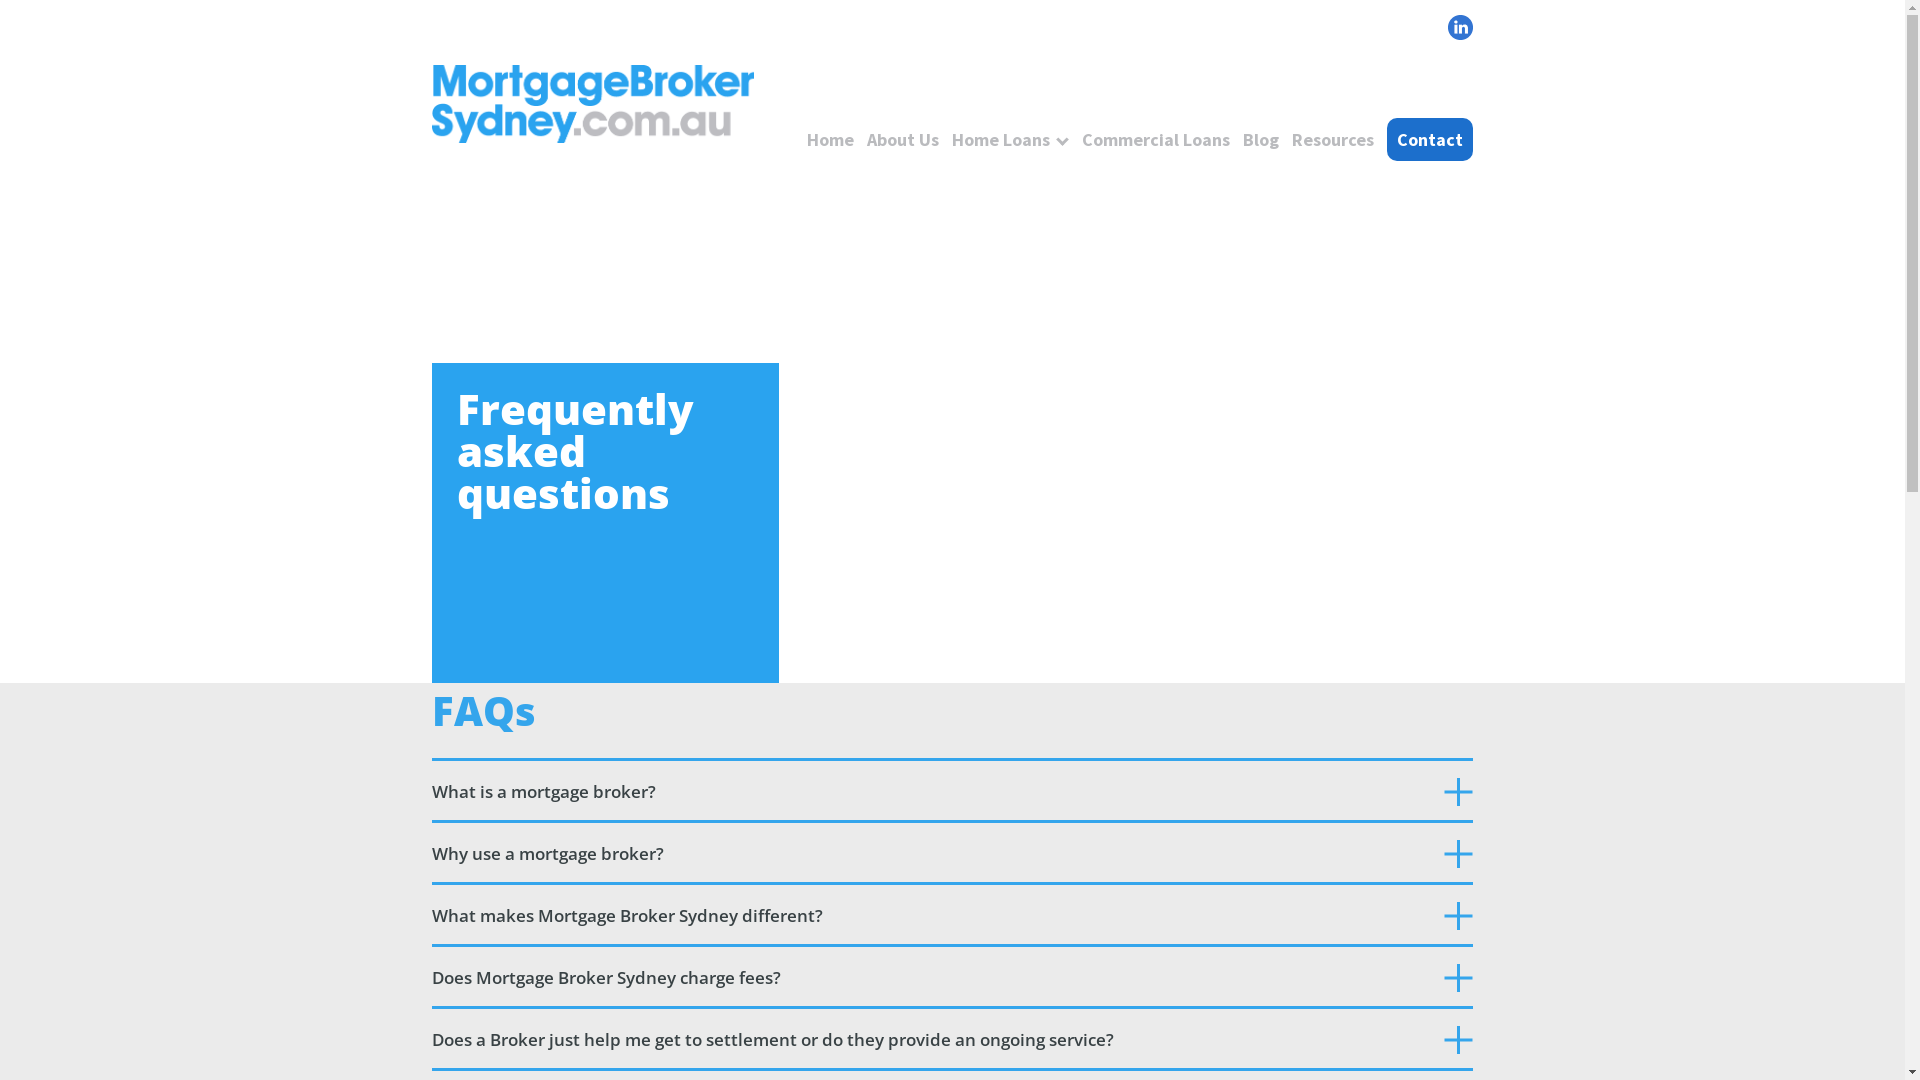  Describe the element at coordinates (806, 138) in the screenshot. I see `'Home'` at that location.